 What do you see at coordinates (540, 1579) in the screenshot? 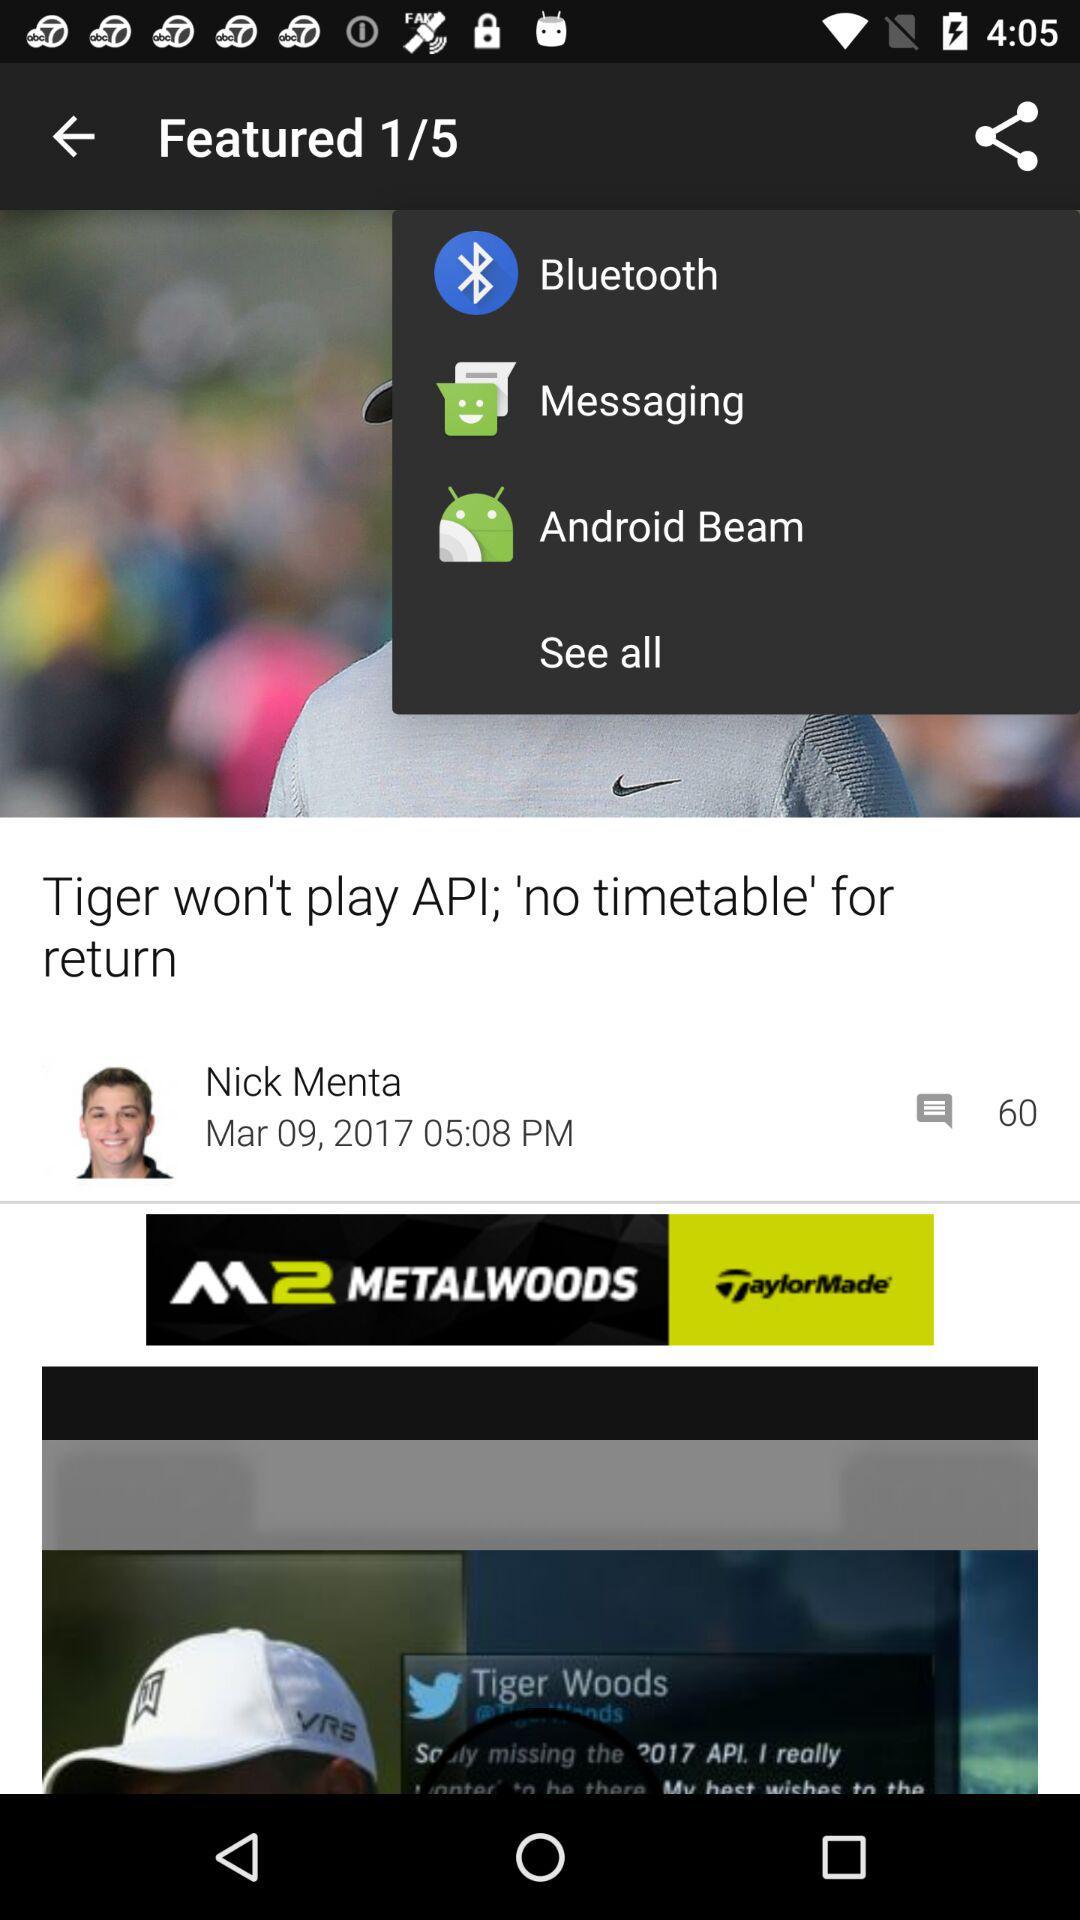
I see `click on advertisements` at bounding box center [540, 1579].